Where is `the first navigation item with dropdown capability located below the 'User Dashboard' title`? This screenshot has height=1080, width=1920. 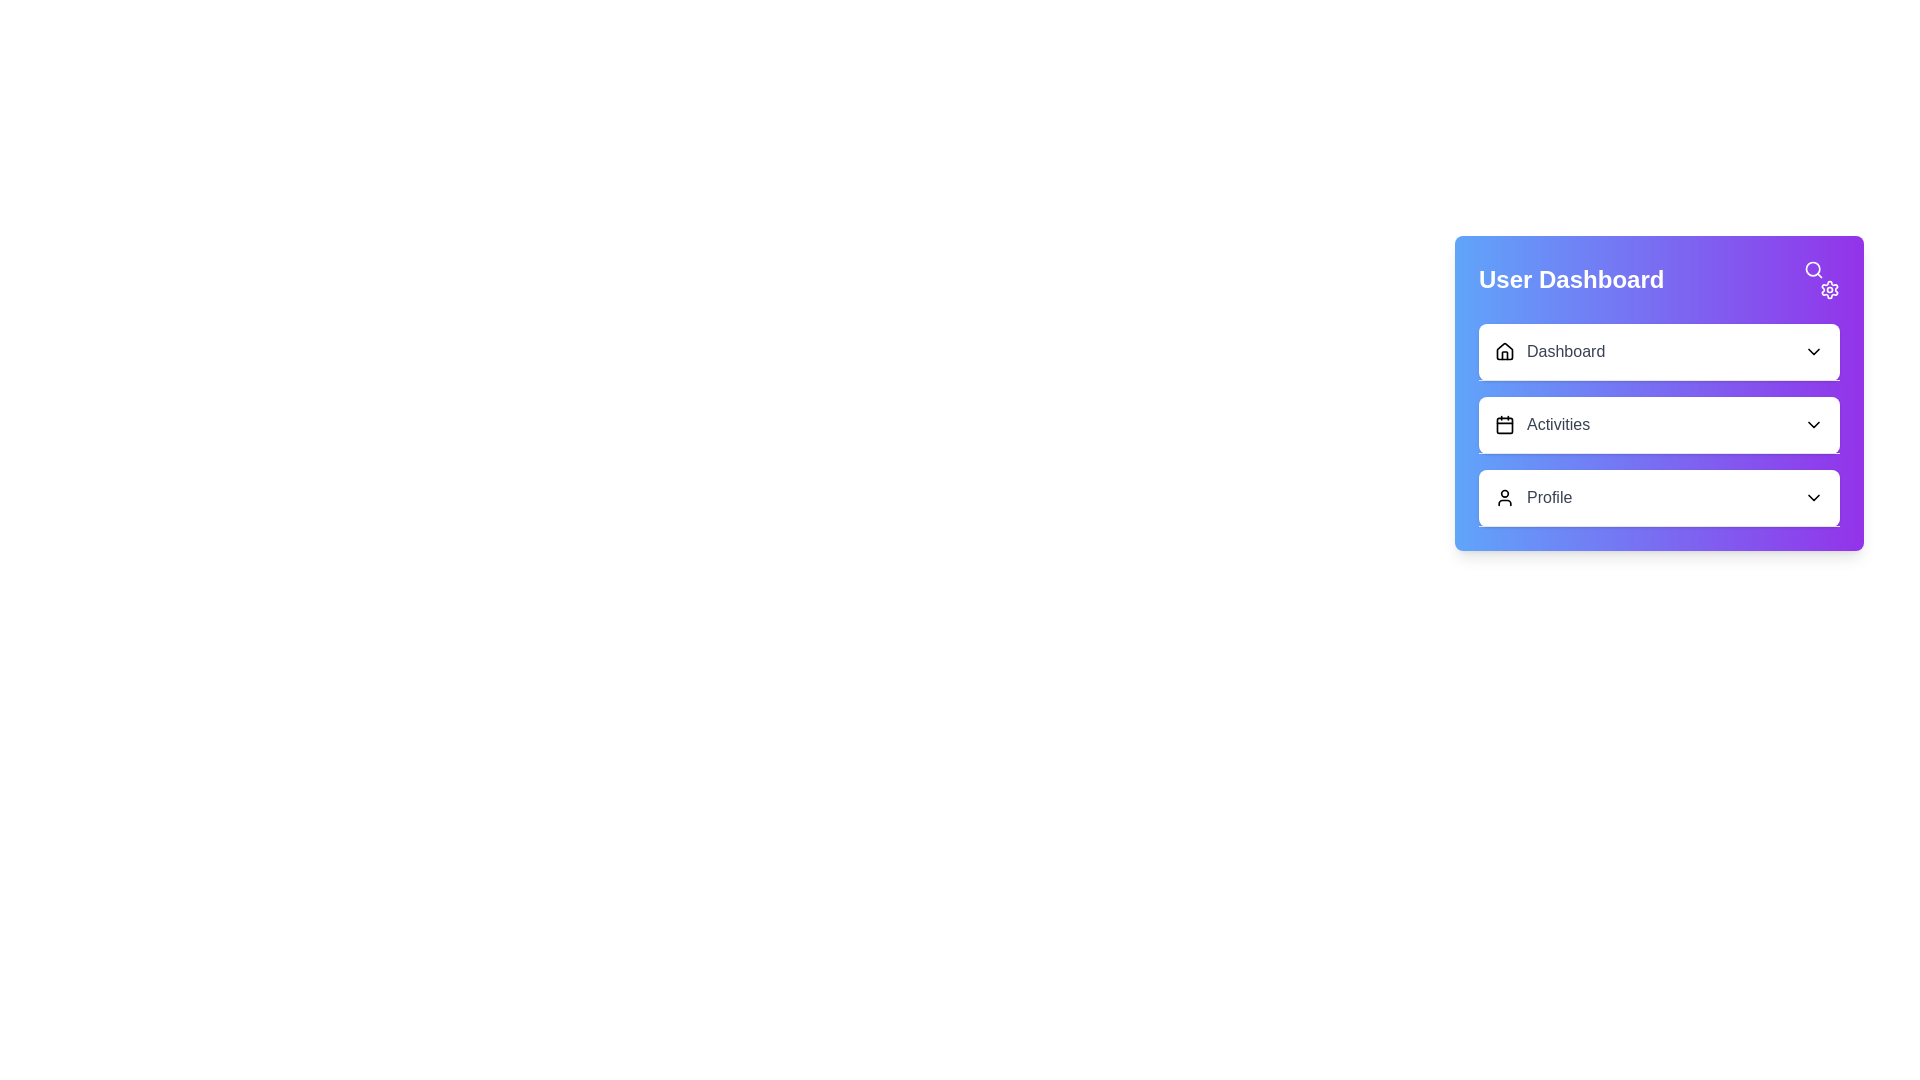
the first navigation item with dropdown capability located below the 'User Dashboard' title is located at coordinates (1659, 351).